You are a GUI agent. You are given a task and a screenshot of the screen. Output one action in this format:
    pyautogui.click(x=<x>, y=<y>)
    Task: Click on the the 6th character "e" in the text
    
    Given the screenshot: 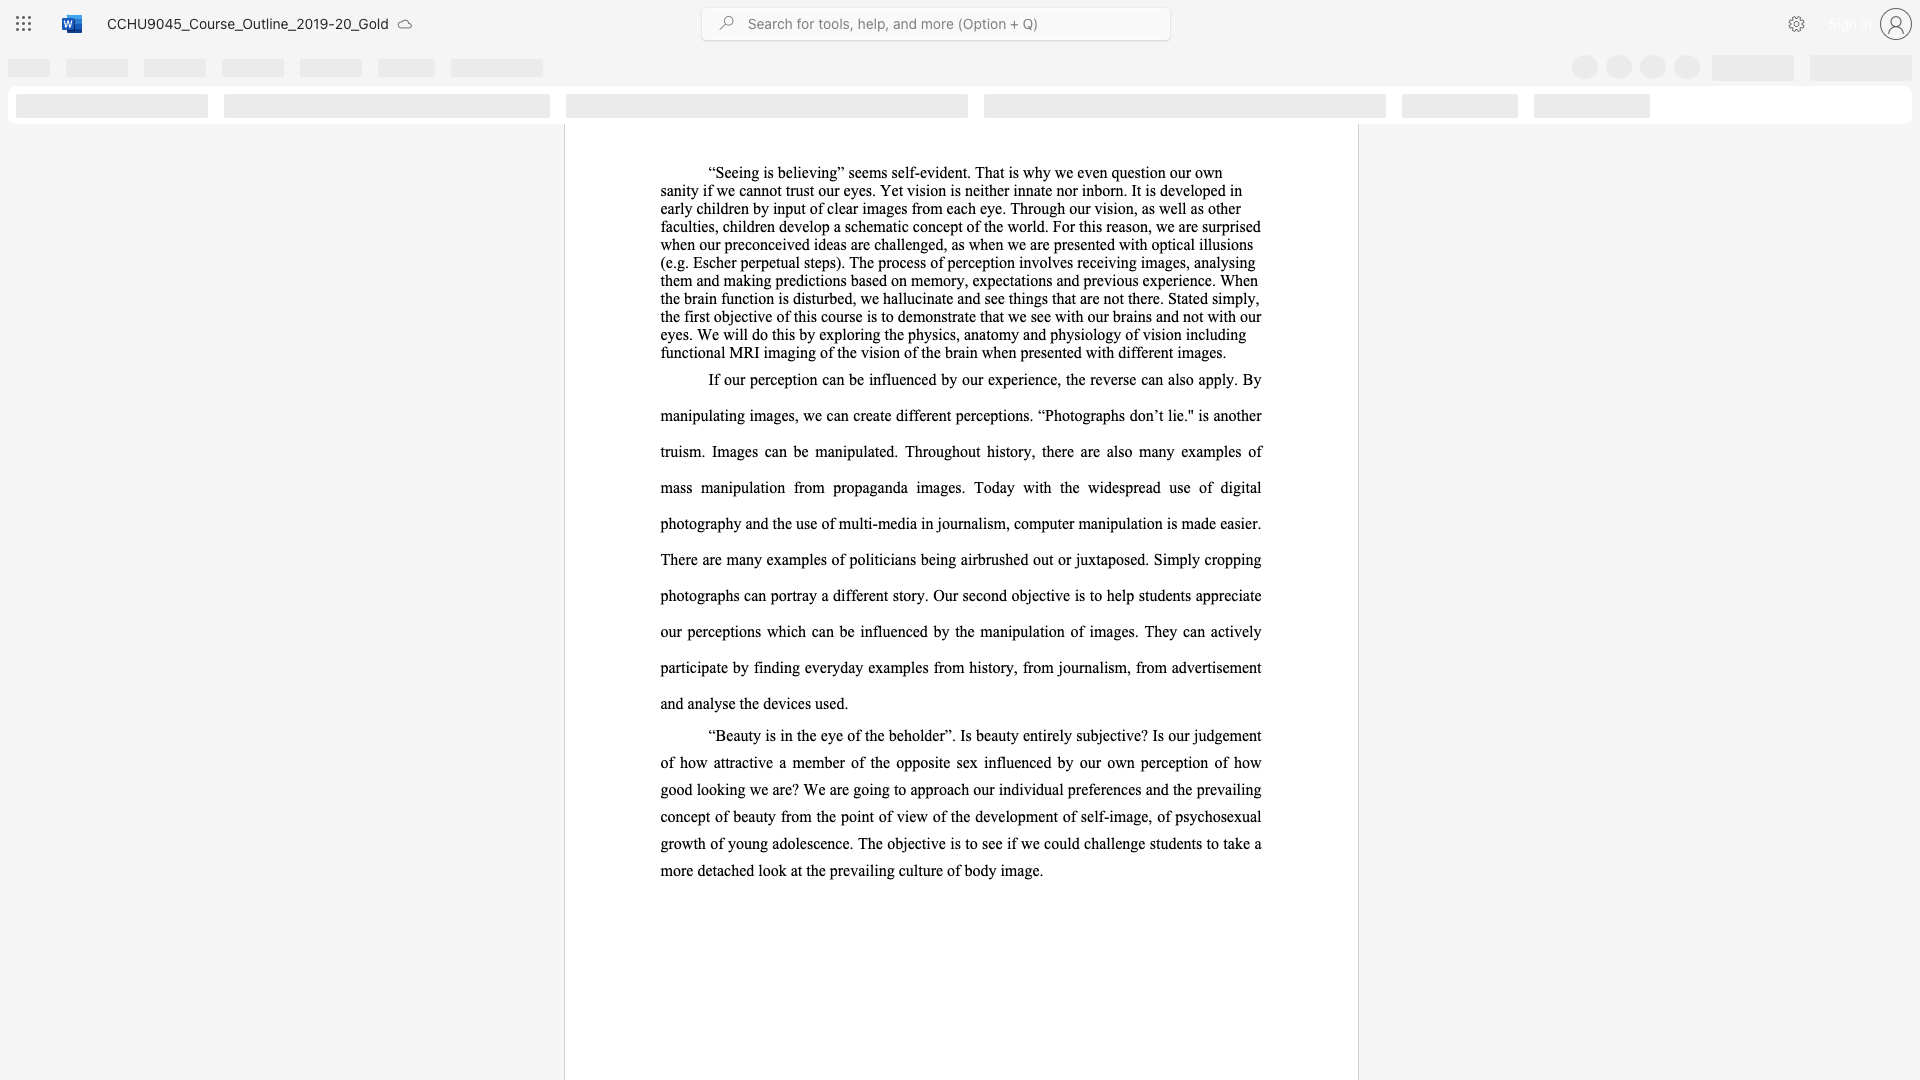 What is the action you would take?
    pyautogui.click(x=899, y=735)
    